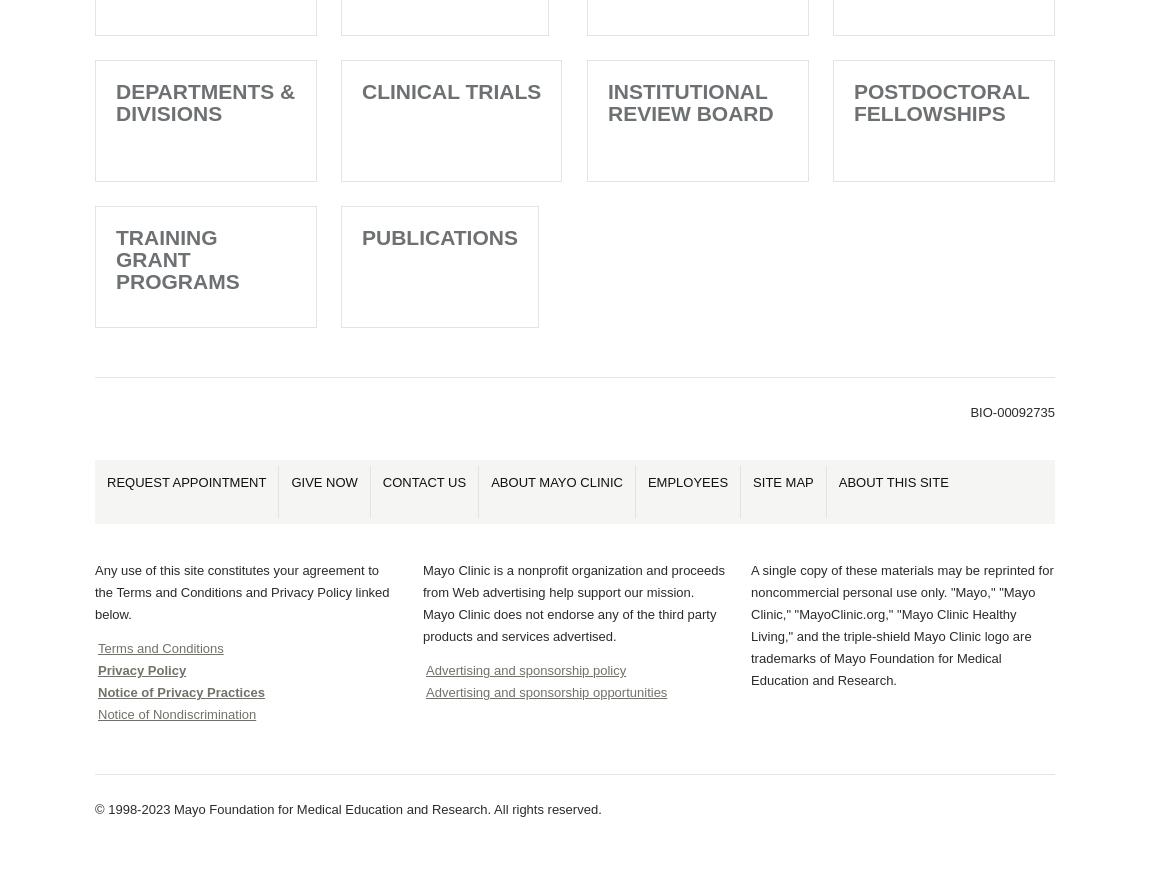 The image size is (1150, 888). I want to click on 'About Mayo Clinic', so click(556, 482).